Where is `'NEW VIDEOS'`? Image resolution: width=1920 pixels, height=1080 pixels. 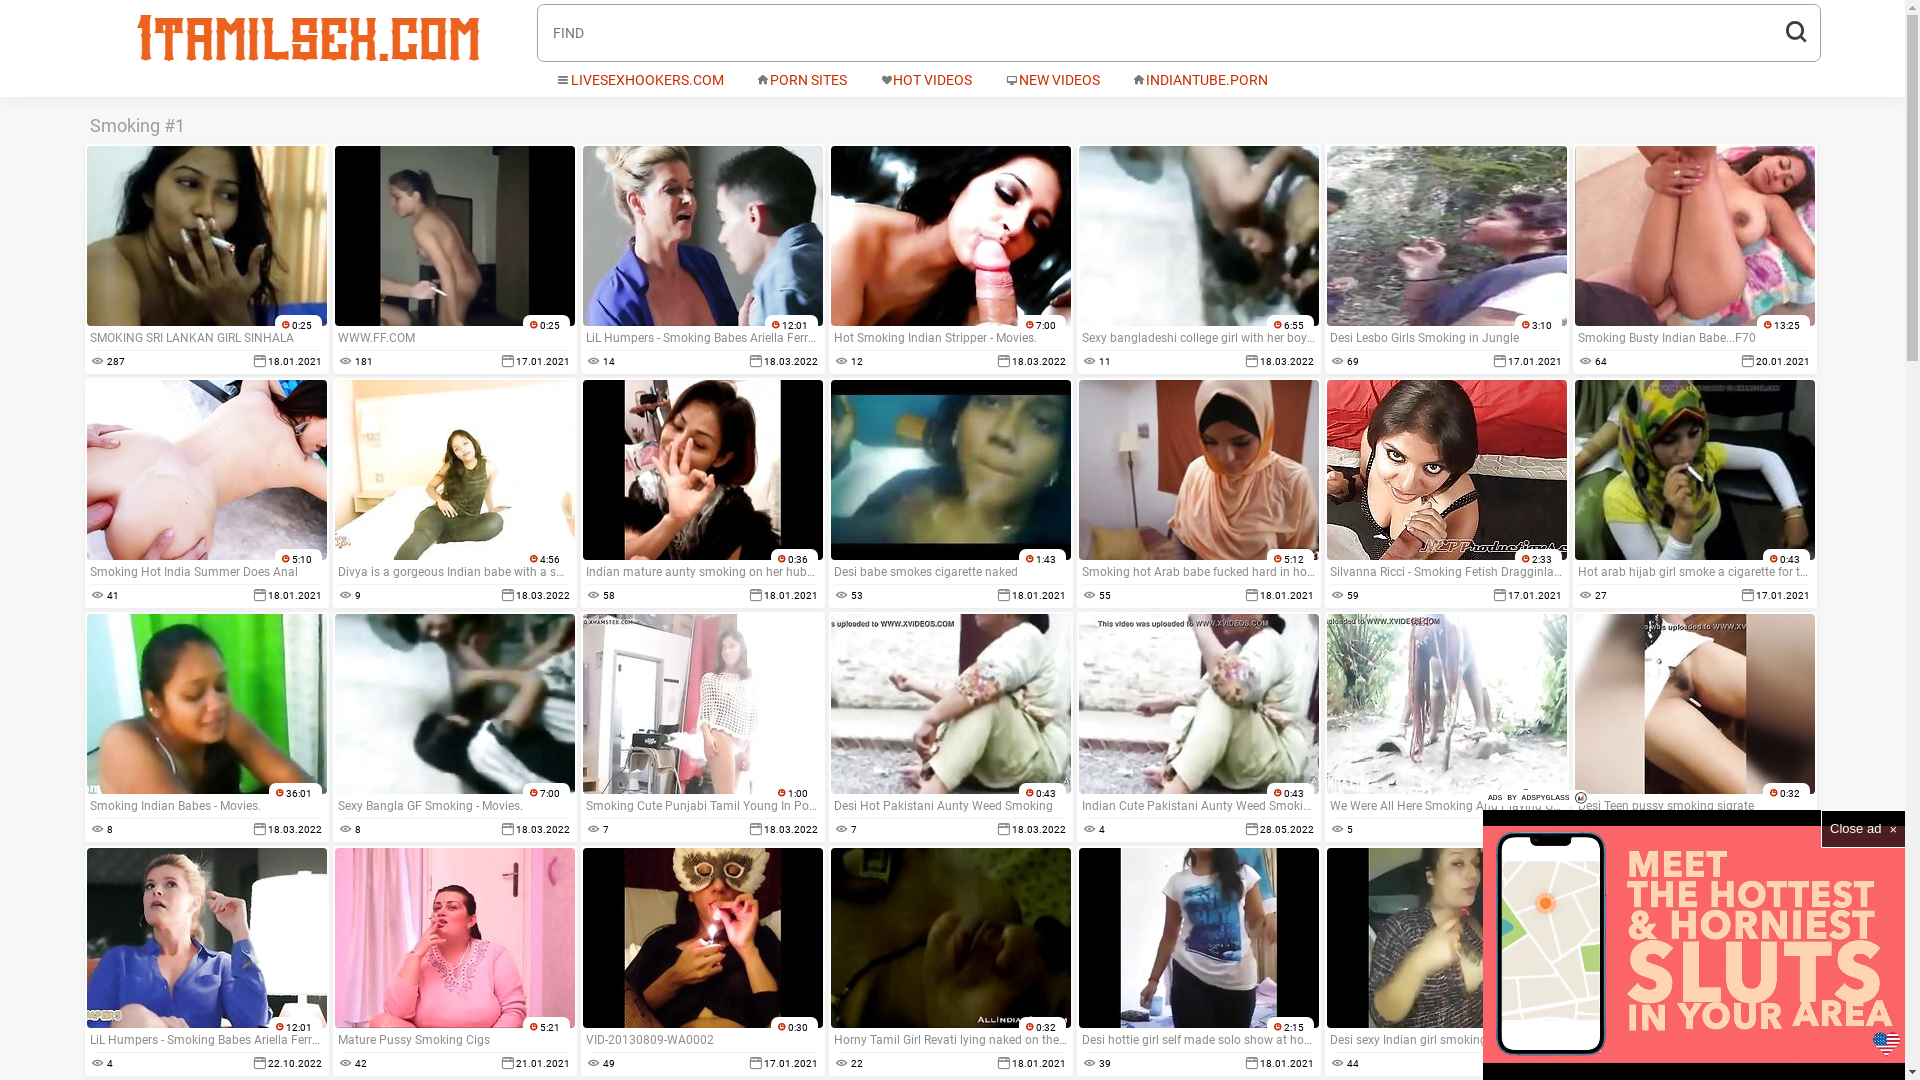
'NEW VIDEOS' is located at coordinates (1051, 80).